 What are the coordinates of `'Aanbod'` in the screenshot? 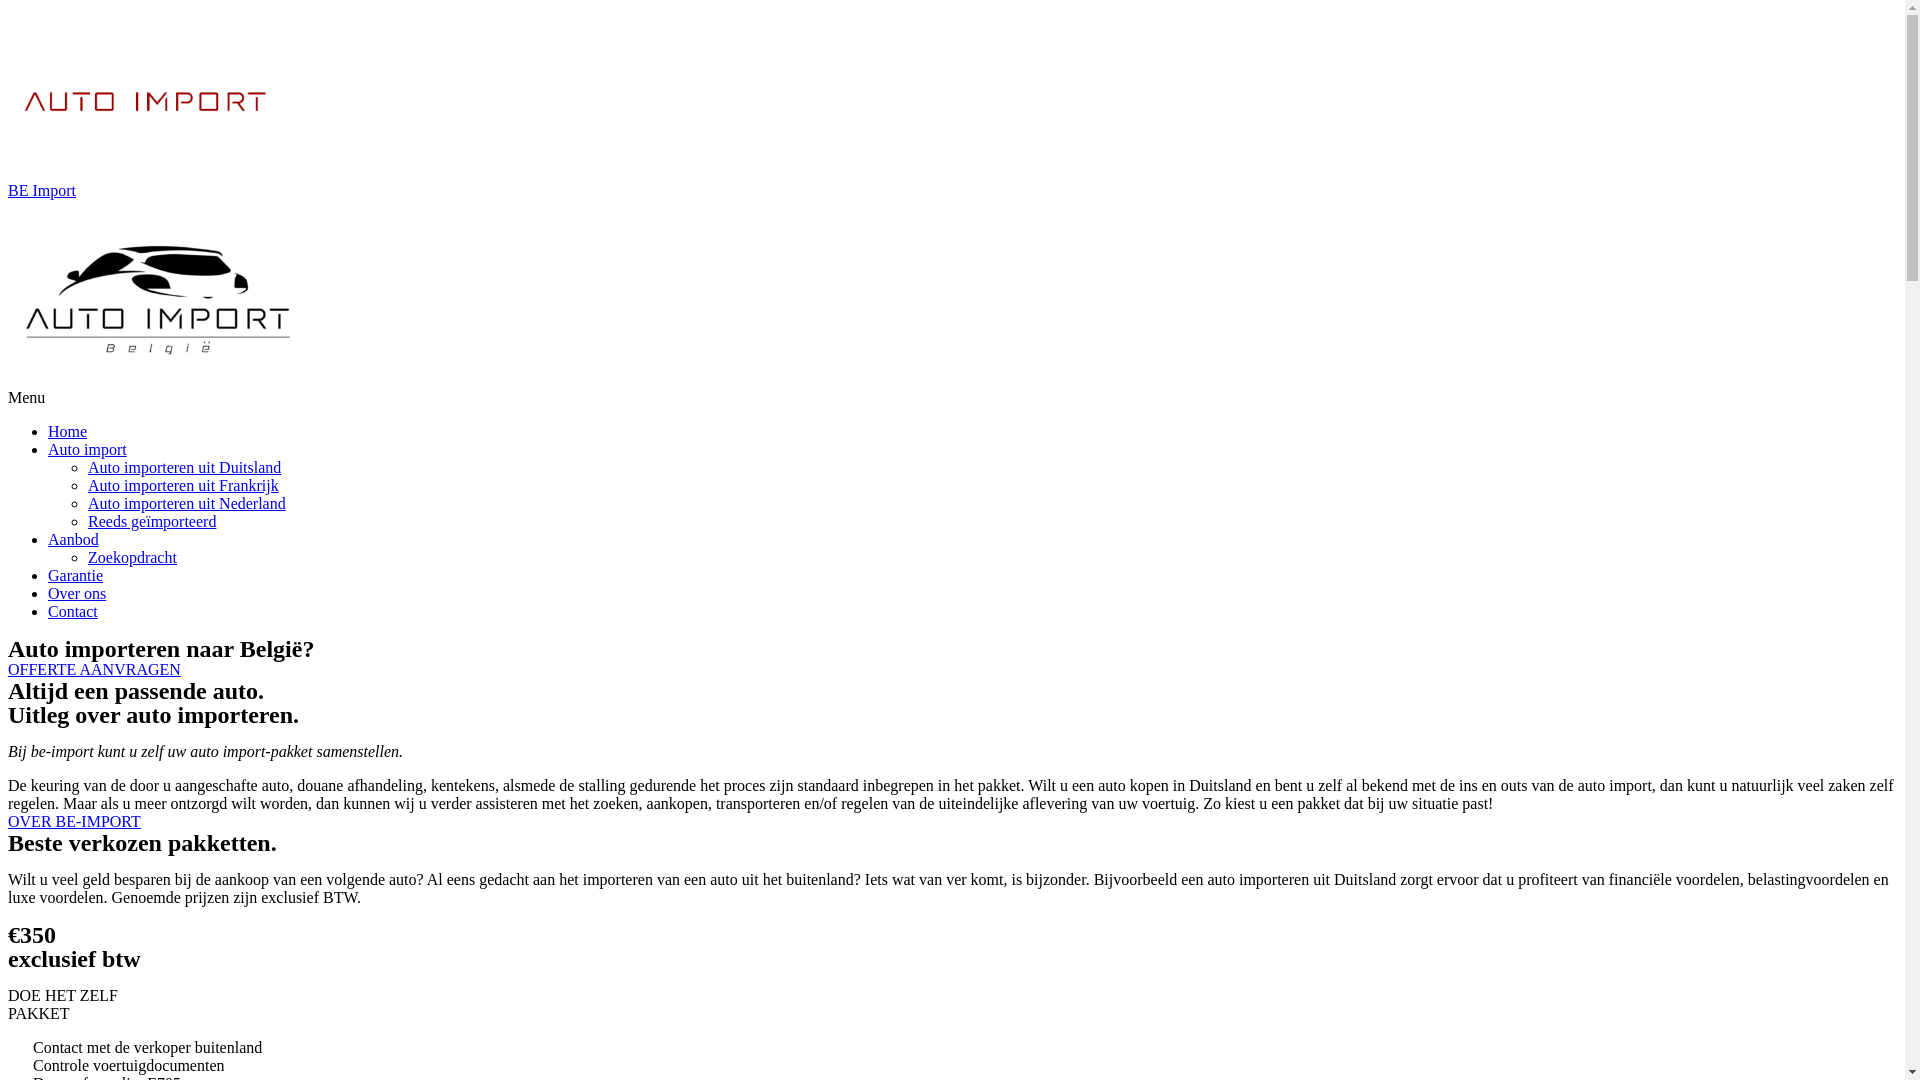 It's located at (73, 538).